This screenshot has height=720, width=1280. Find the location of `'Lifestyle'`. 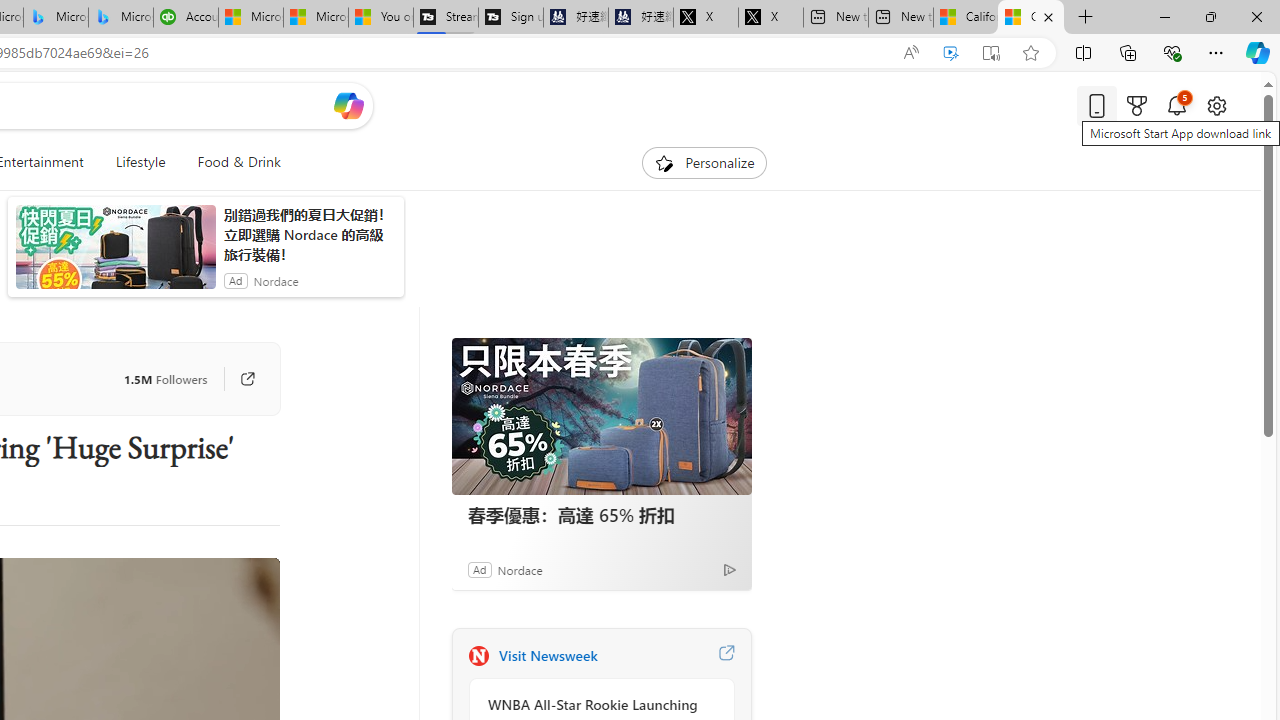

'Lifestyle' is located at coordinates (139, 162).